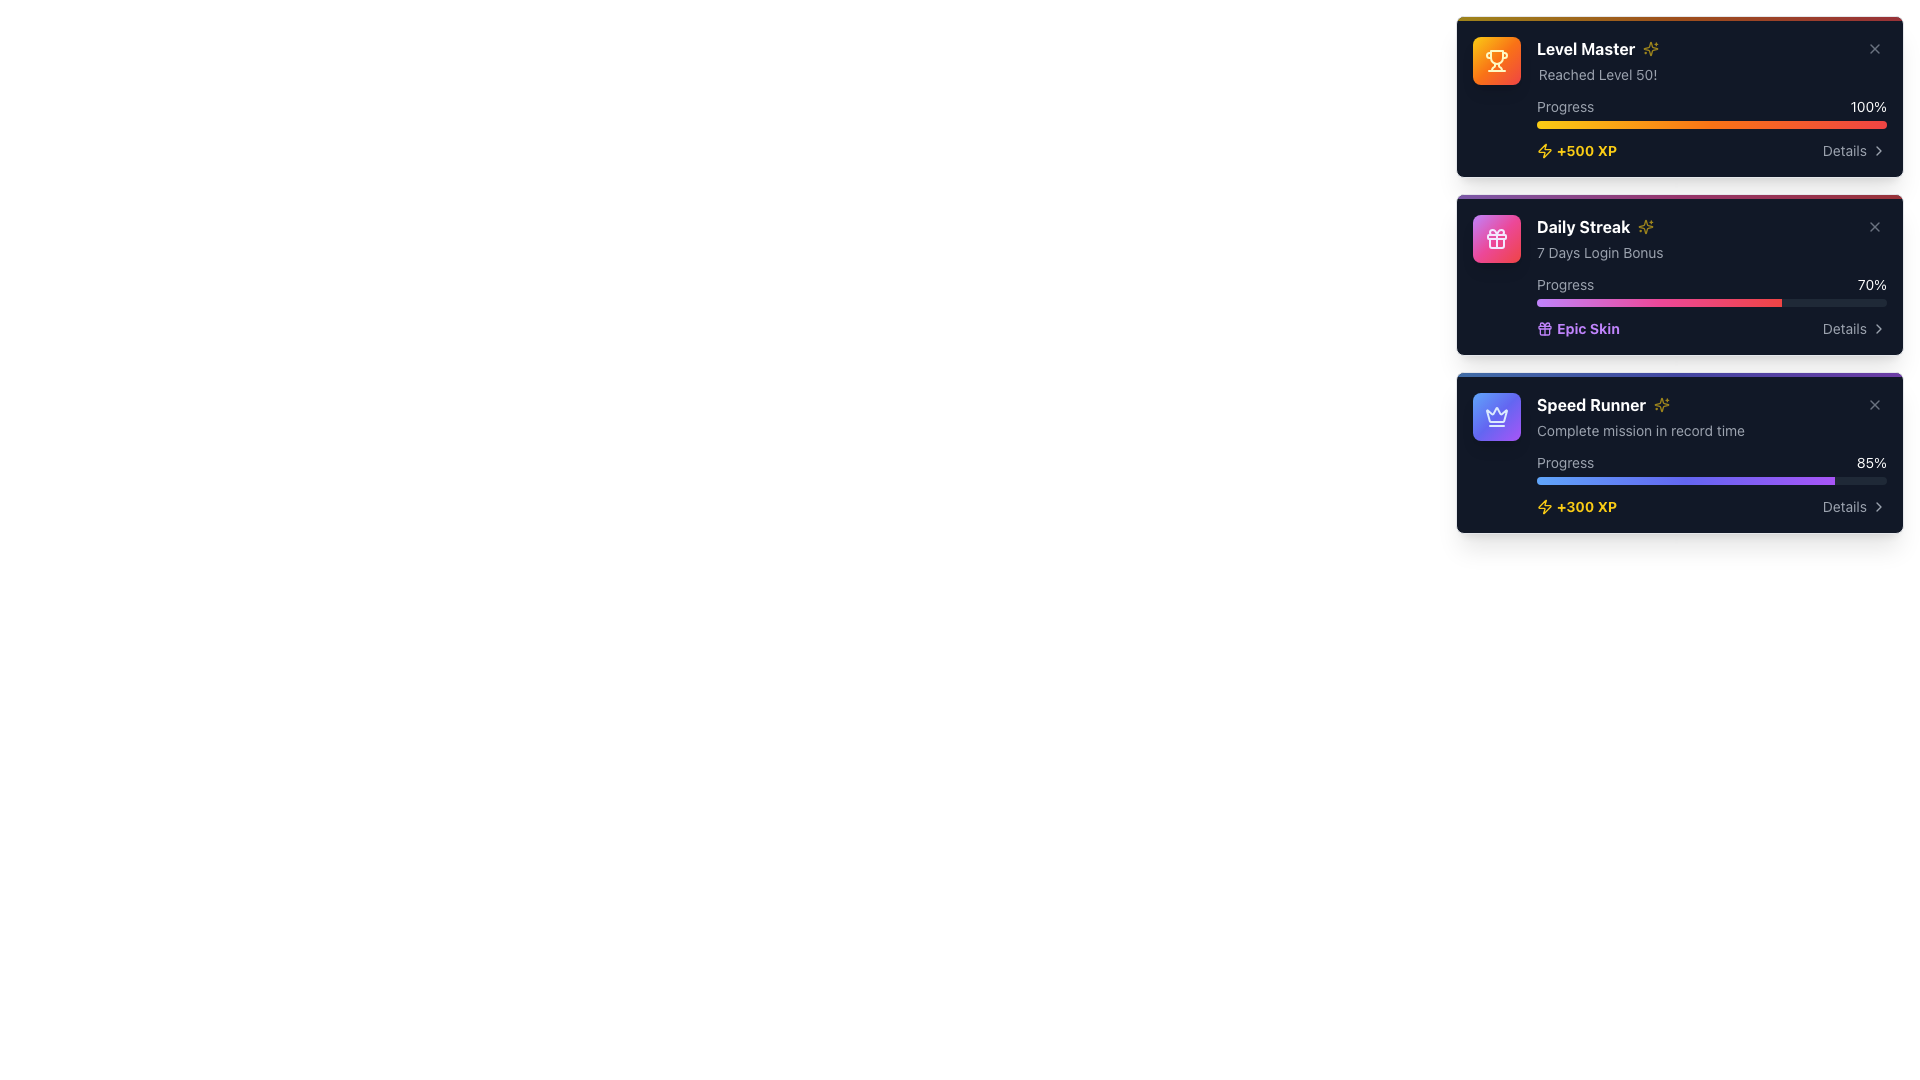 The height and width of the screenshot is (1080, 1920). What do you see at coordinates (1544, 505) in the screenshot?
I see `the details of the progress icon representing a reward for speed or energy, located to the left of the '+300 XP' text within the 'Speed Runner' achievement card` at bounding box center [1544, 505].